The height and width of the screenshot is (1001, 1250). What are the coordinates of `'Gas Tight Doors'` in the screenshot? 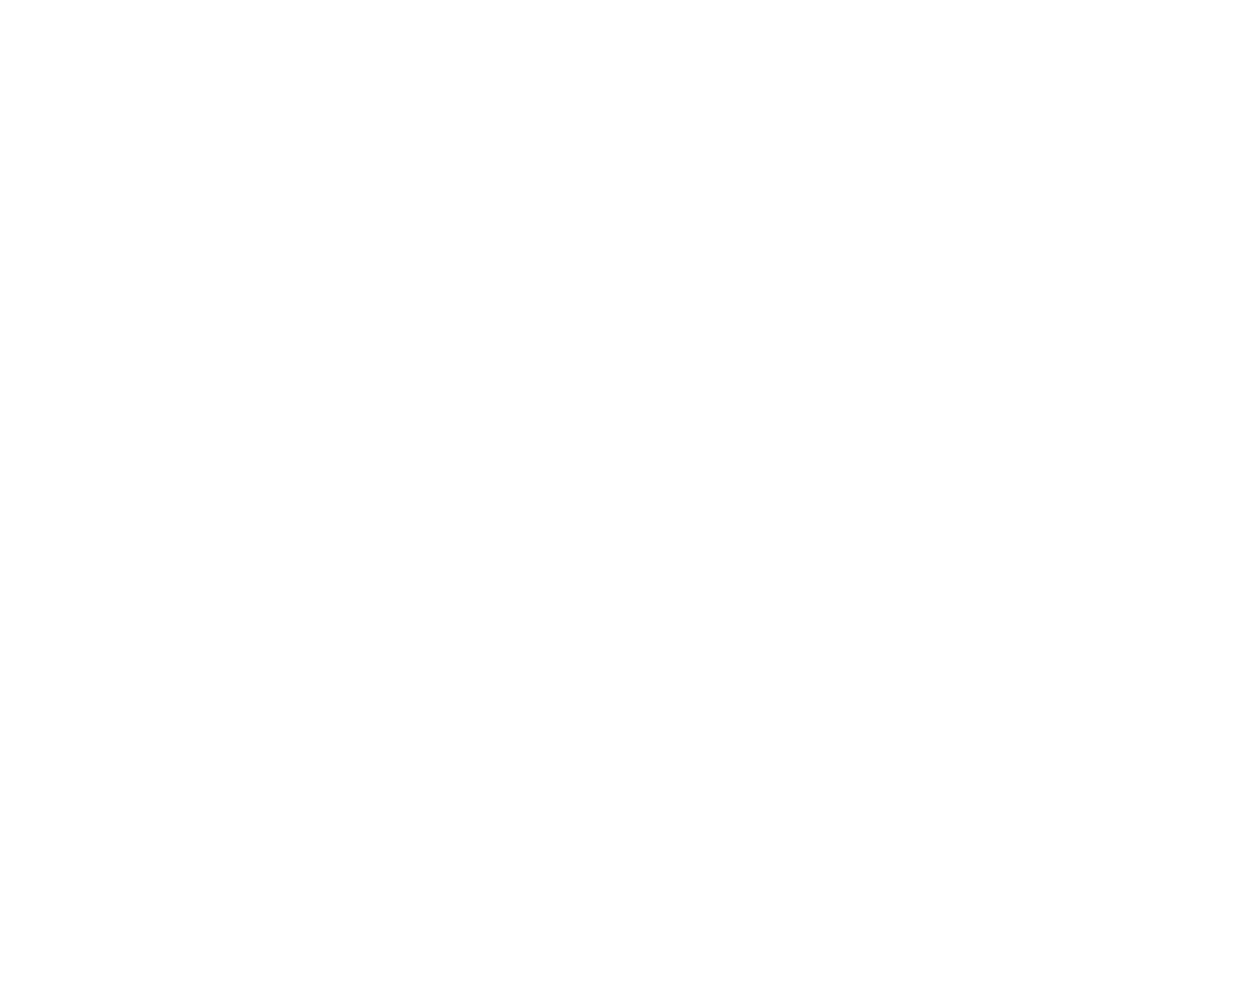 It's located at (75, 392).